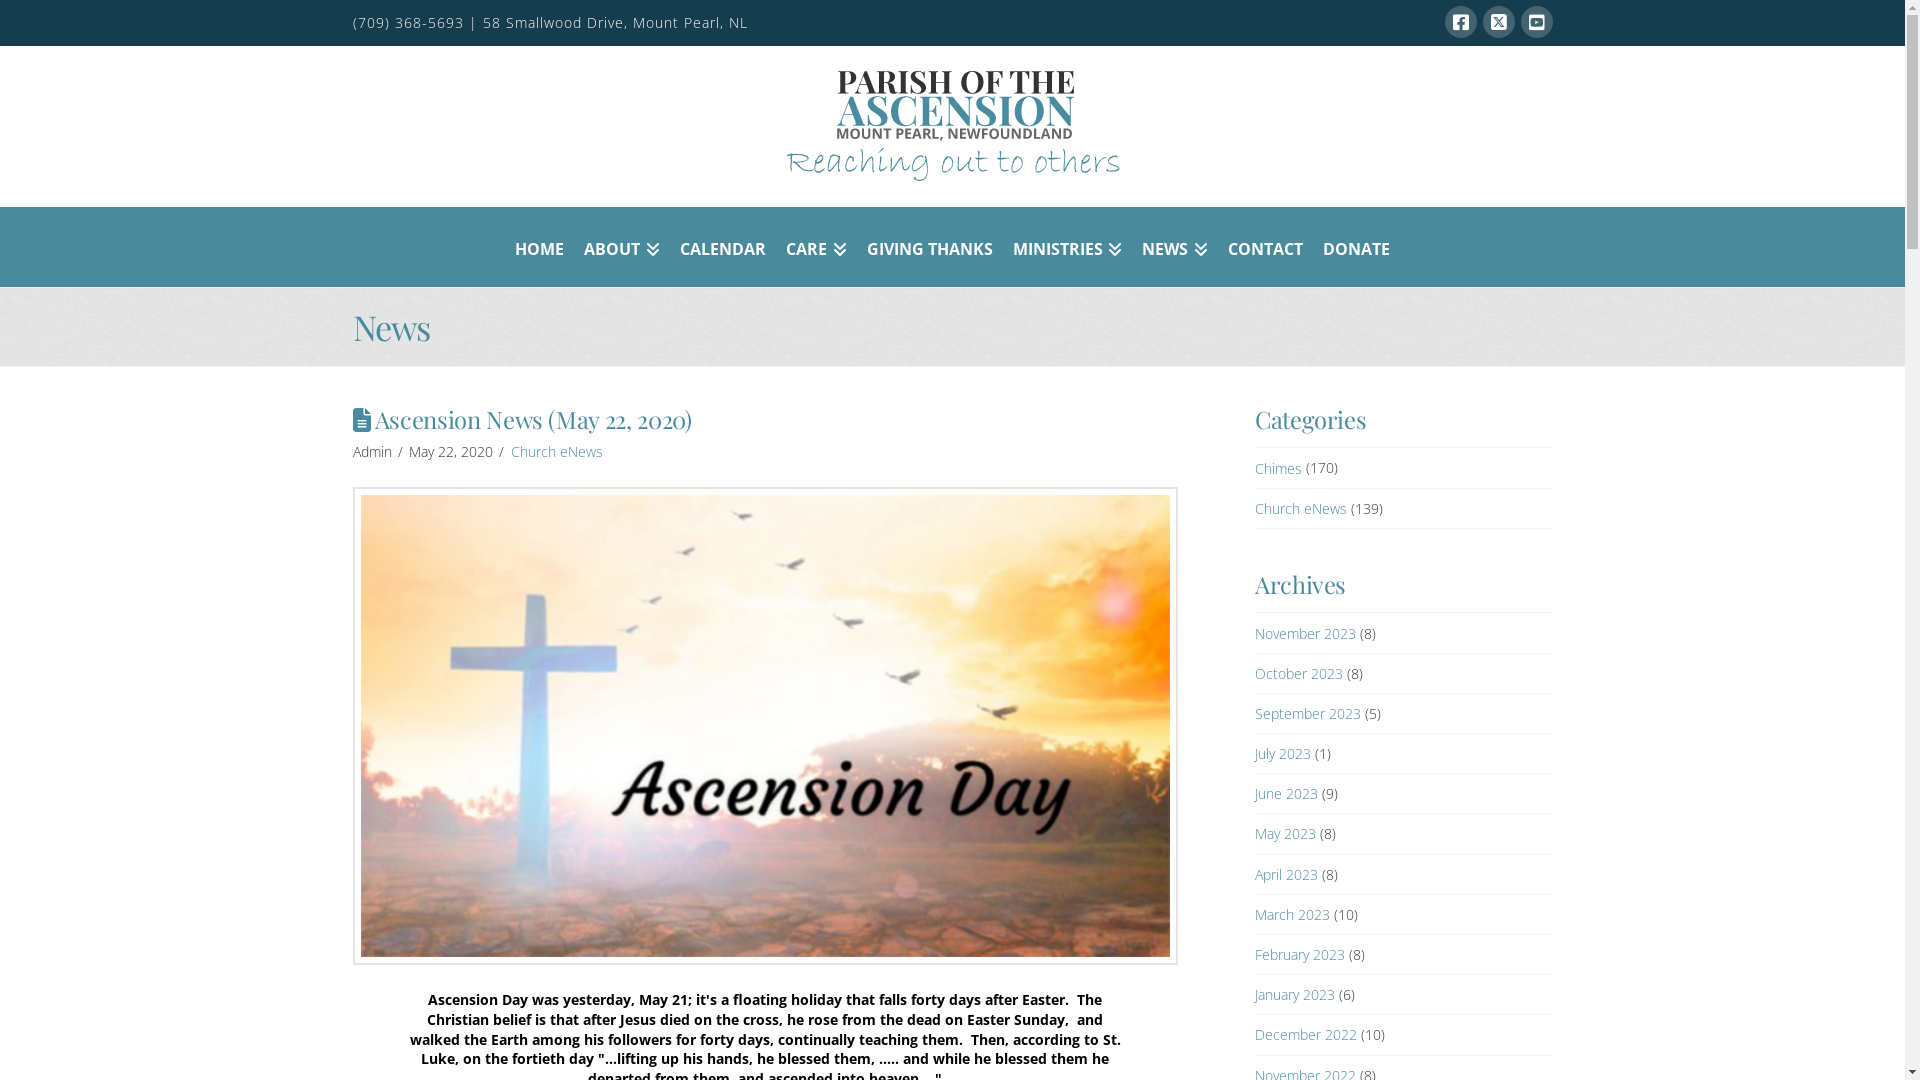 The image size is (1920, 1080). What do you see at coordinates (722, 245) in the screenshot?
I see `'CALENDAR'` at bounding box center [722, 245].